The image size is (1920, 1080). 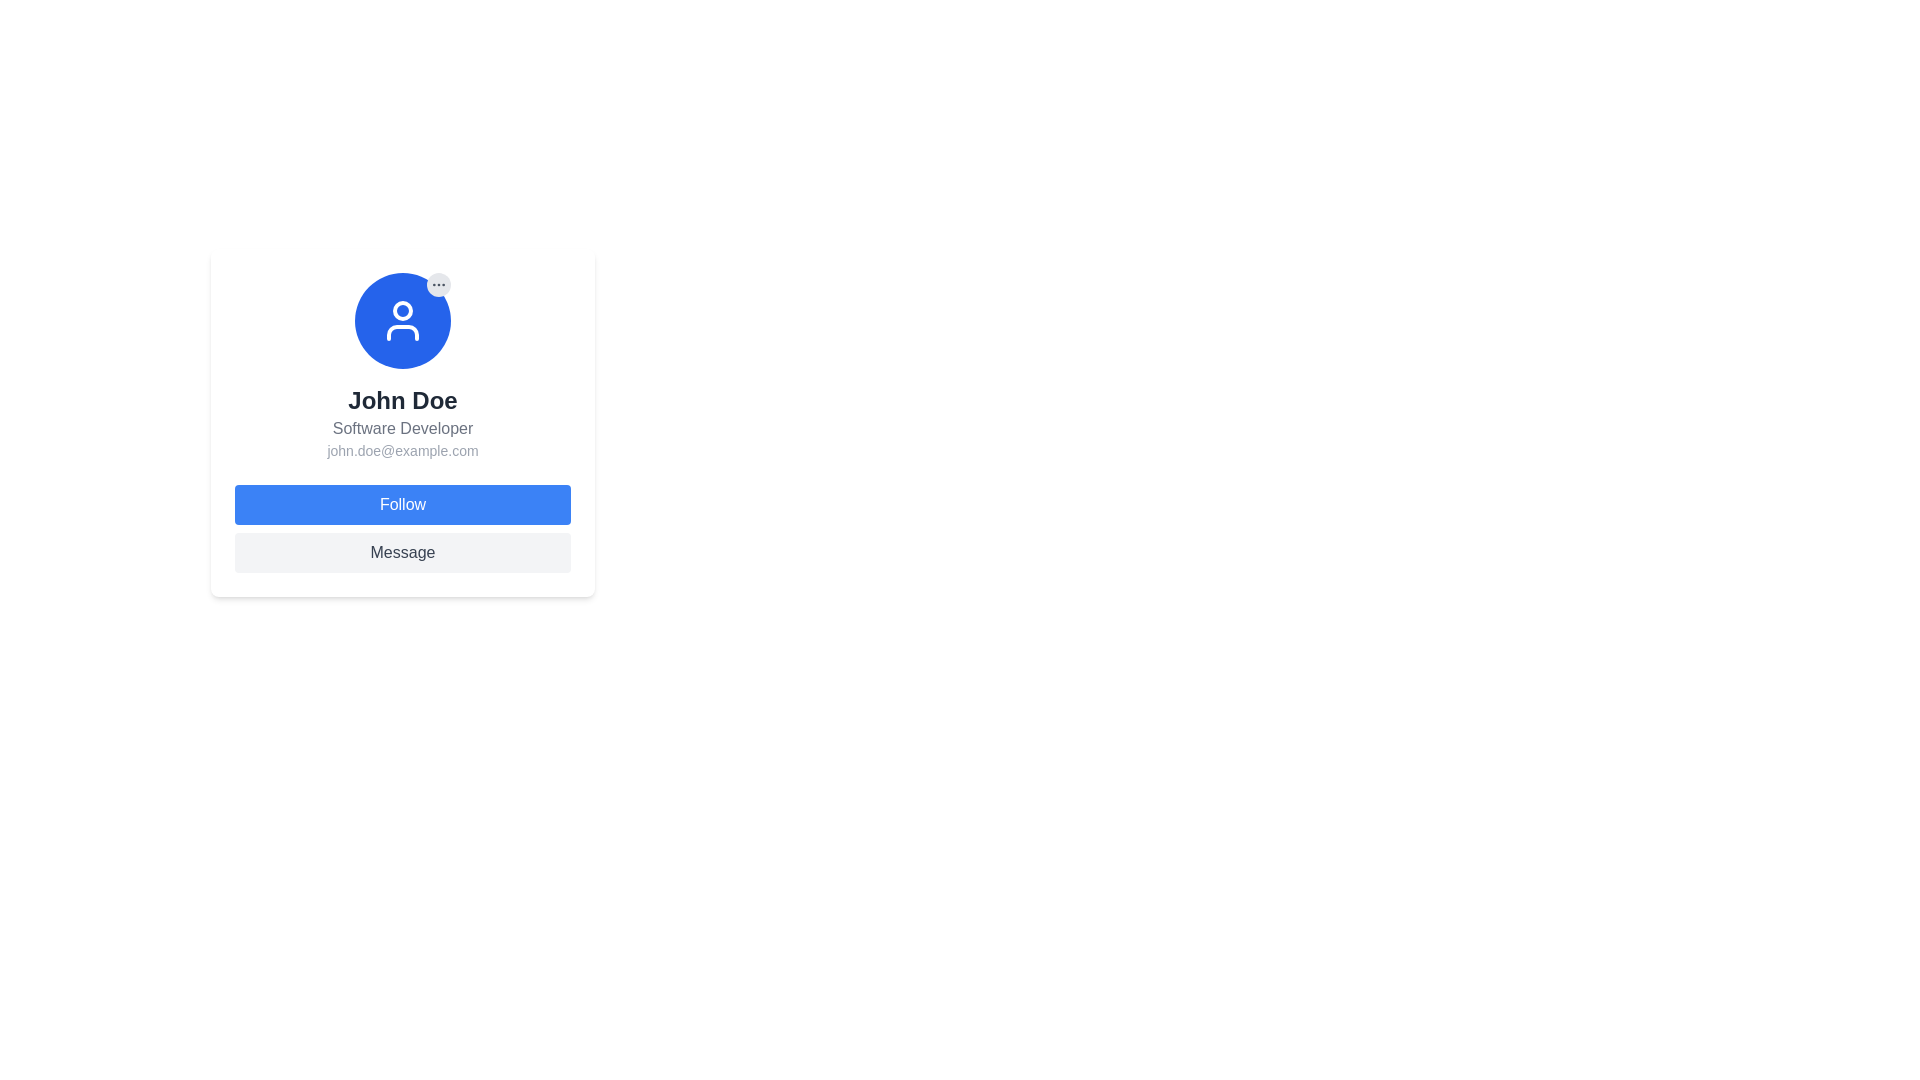 What do you see at coordinates (402, 451) in the screenshot?
I see `the text 'john.doe@example.com' displayed in small, gray font, which is located below the title 'Software Developer' and above the buttons 'Follow' and 'Message'` at bounding box center [402, 451].